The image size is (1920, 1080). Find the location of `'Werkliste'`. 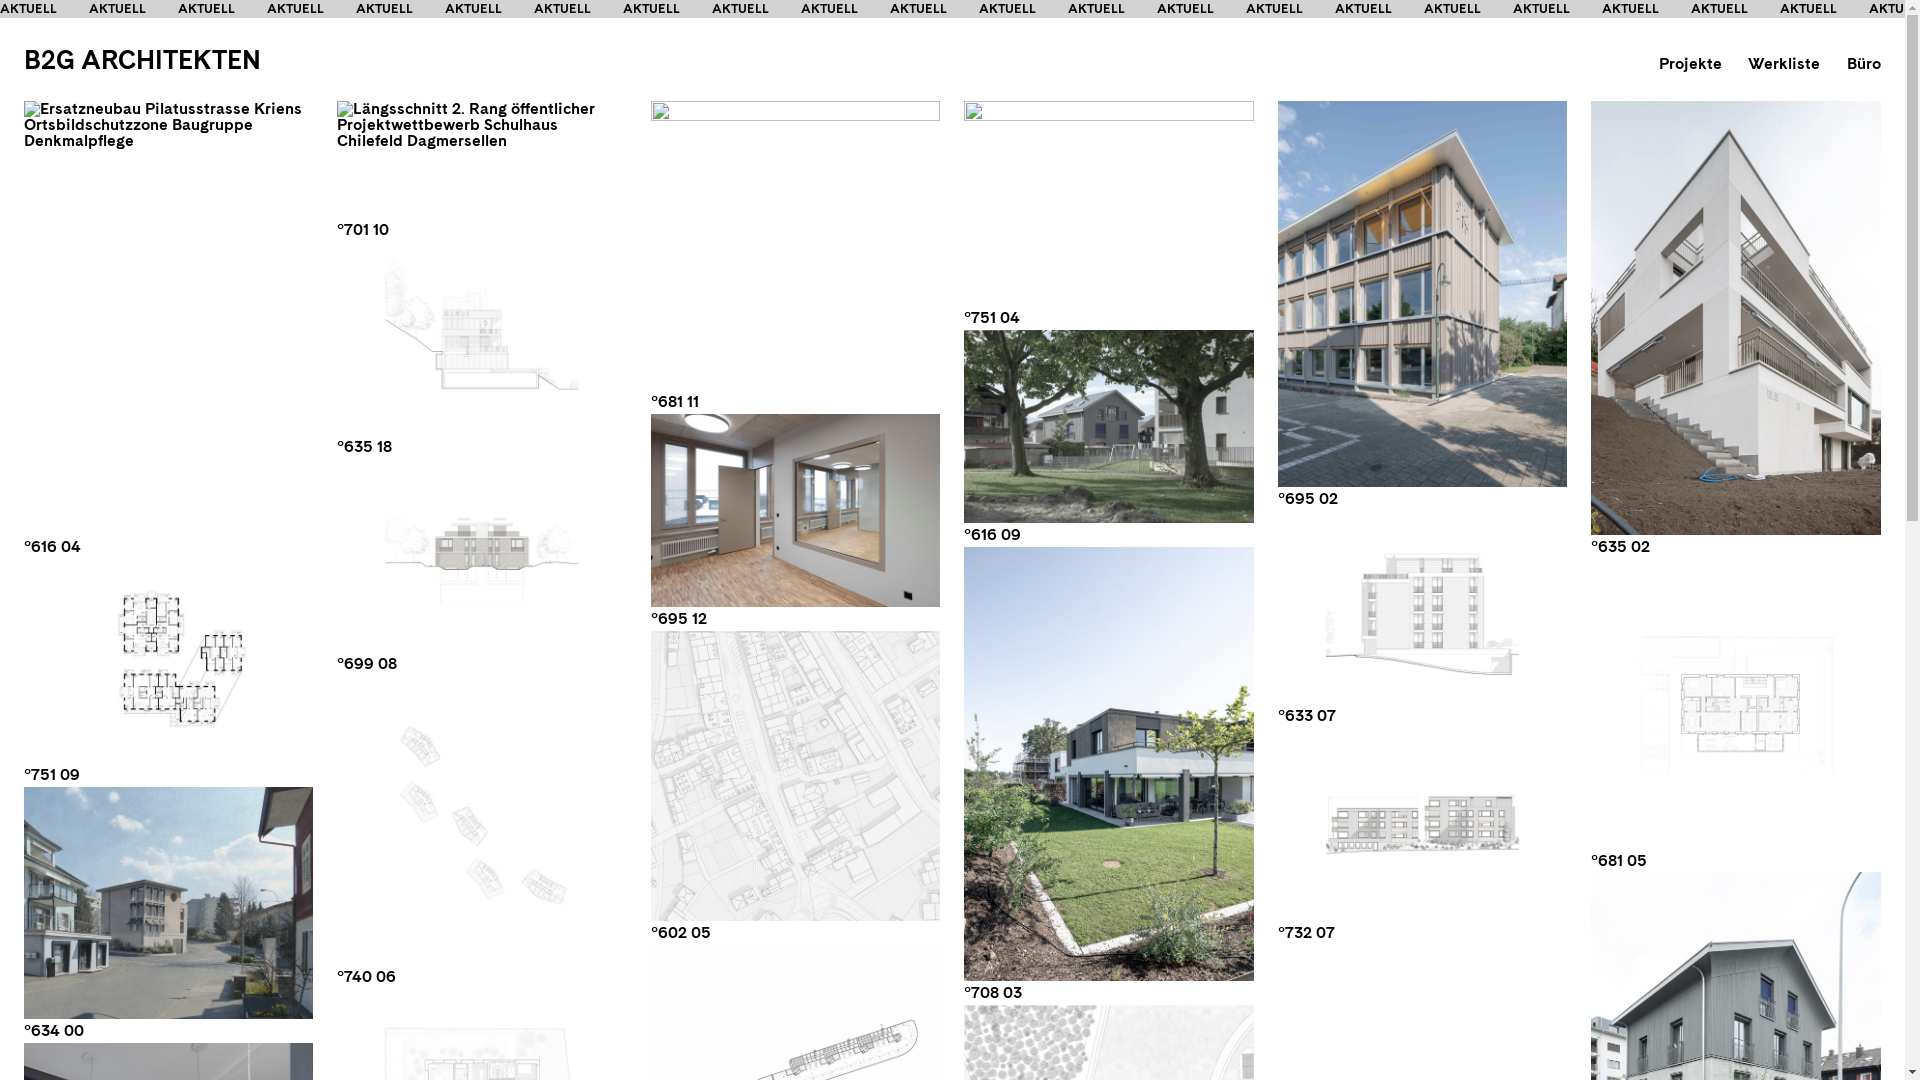

'Werkliste' is located at coordinates (1784, 62).